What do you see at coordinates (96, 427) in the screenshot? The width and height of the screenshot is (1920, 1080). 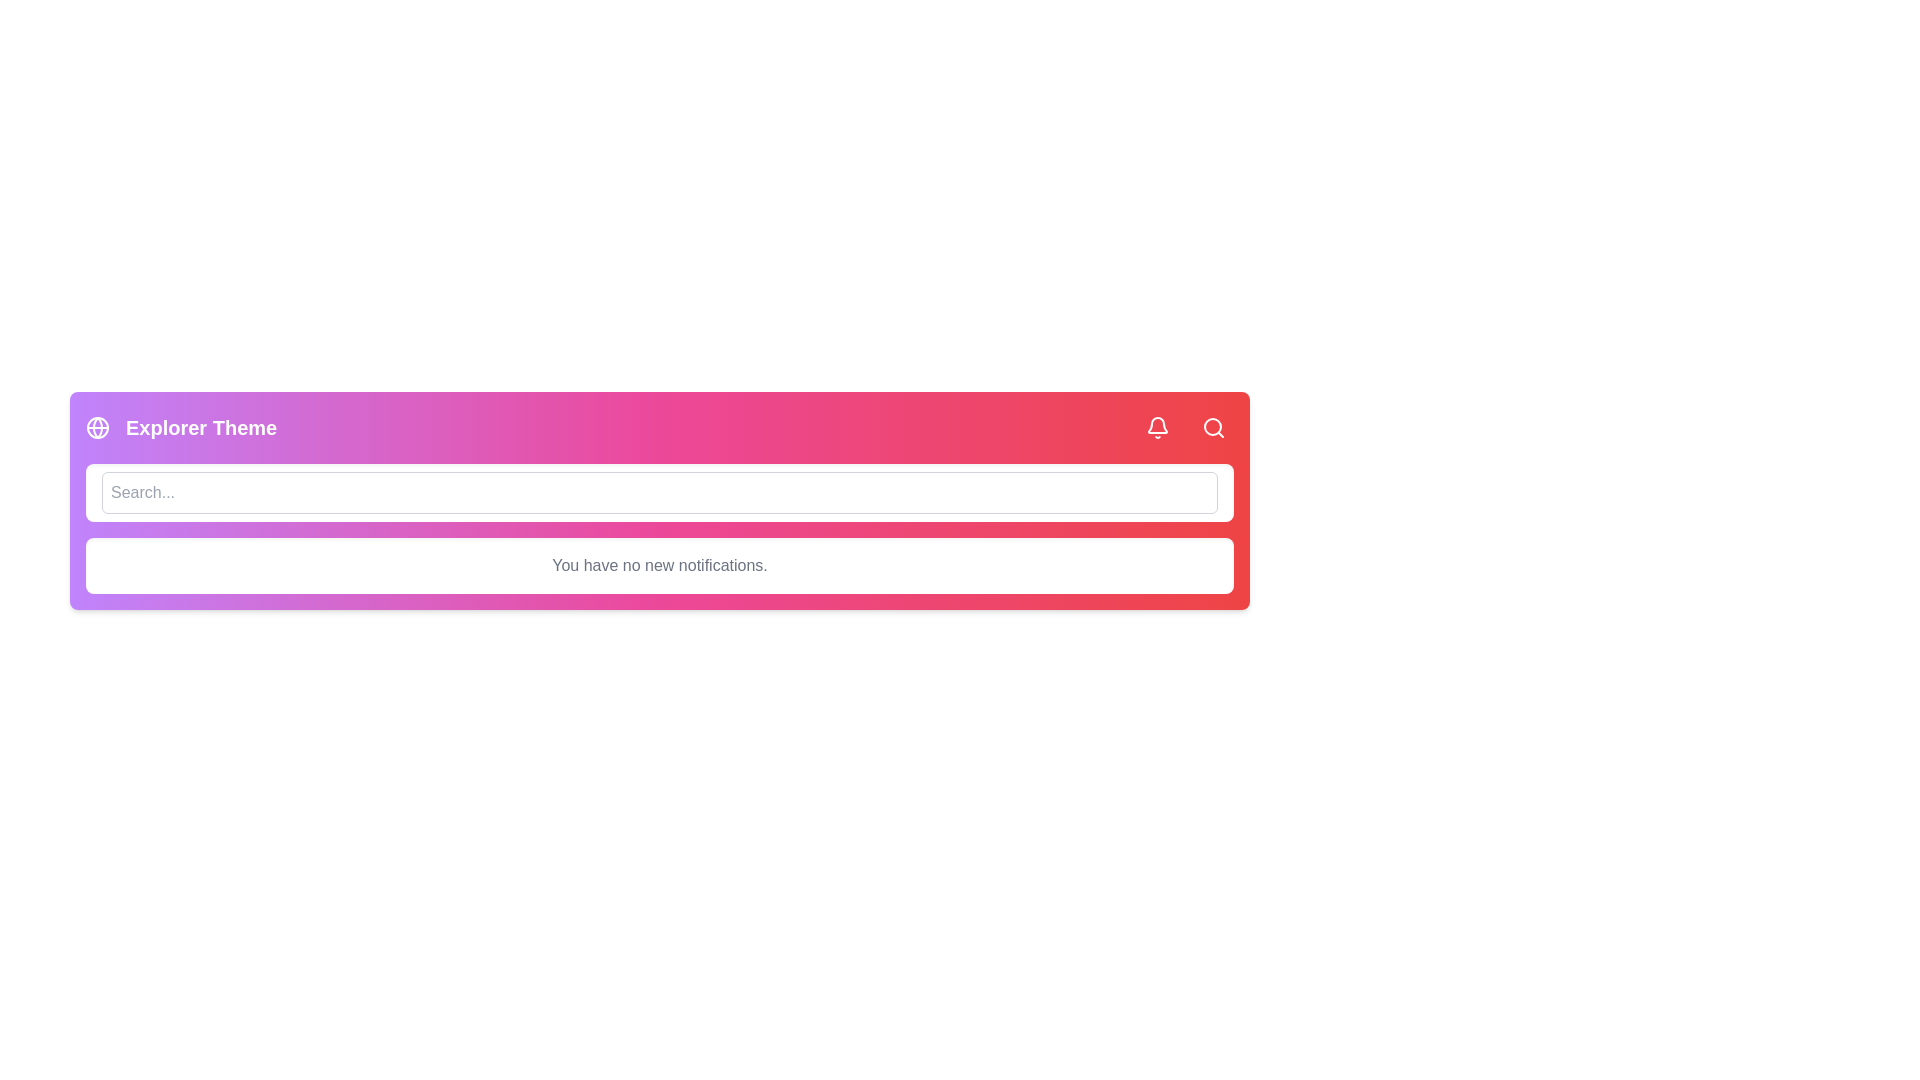 I see `the decorative globe icon element located in the top-left corner of the header bar` at bounding box center [96, 427].